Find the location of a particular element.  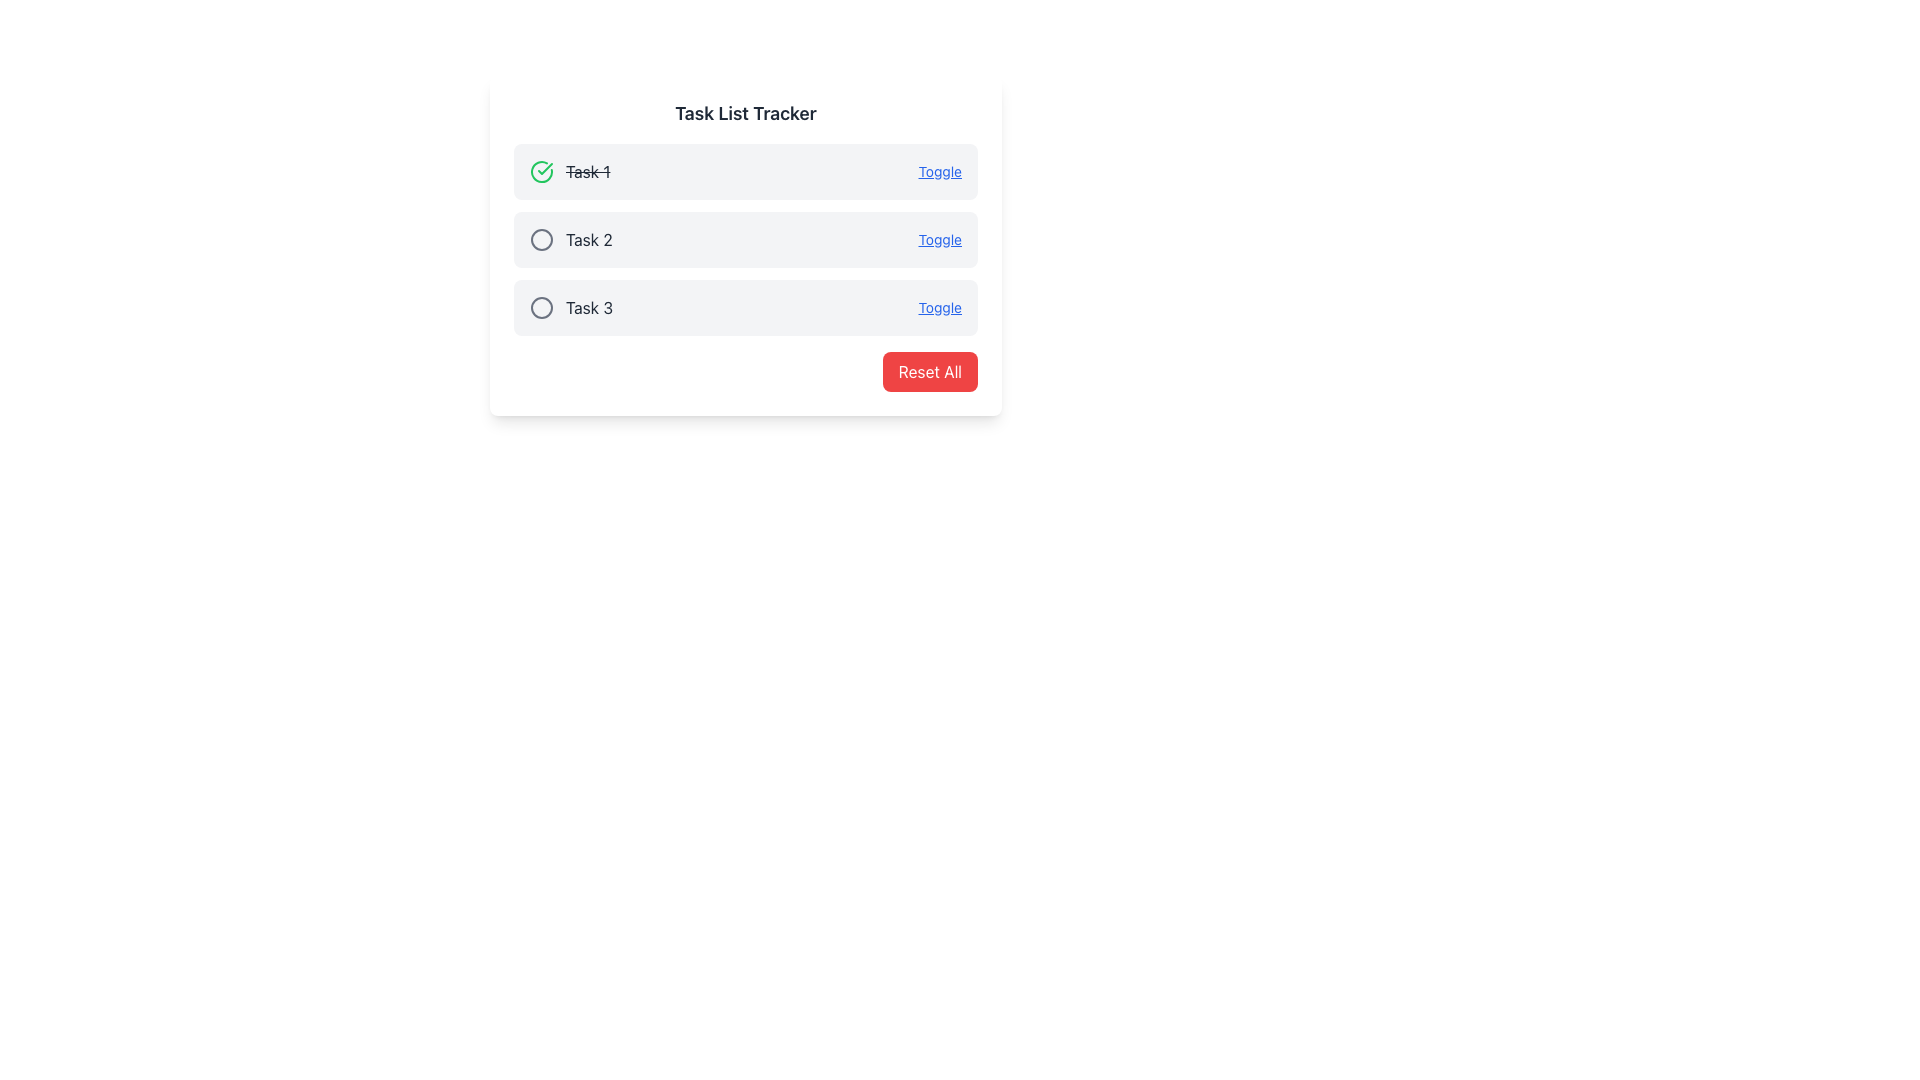

the text element displaying 'Task 3' with the associated incomplete task icon is located at coordinates (570, 308).